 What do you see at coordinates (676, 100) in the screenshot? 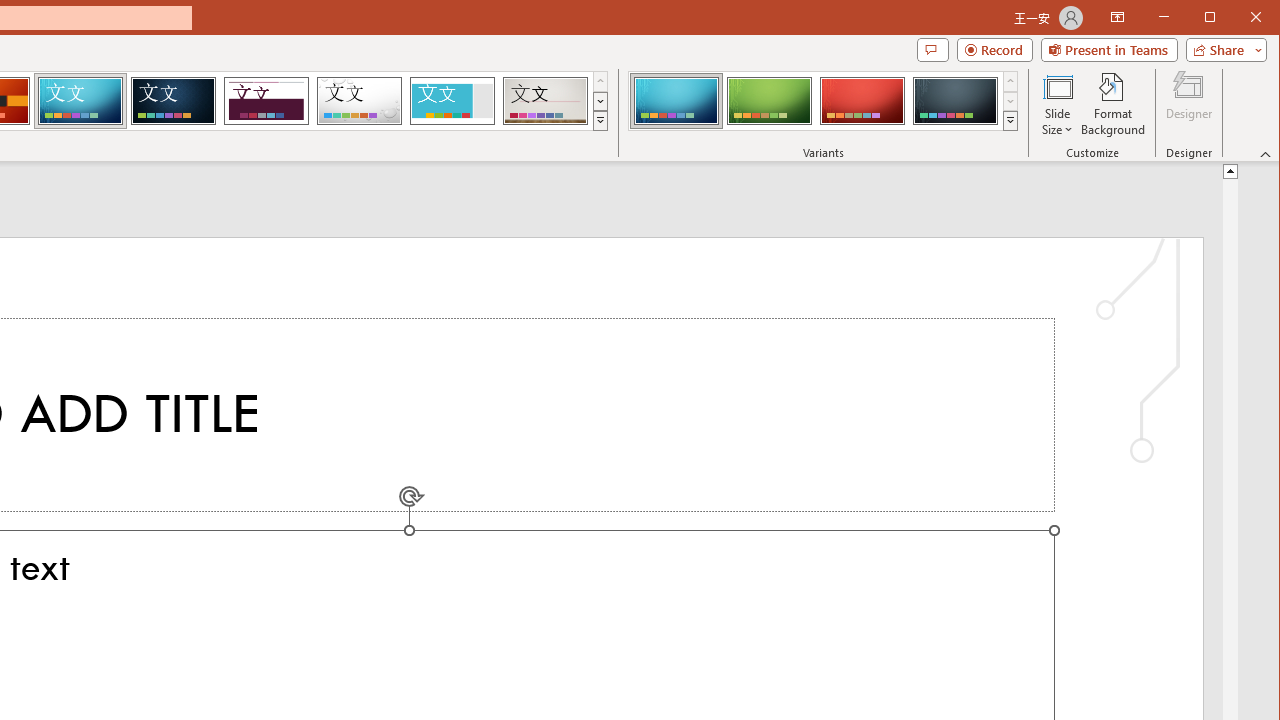
I see `'Circuit Variant 1'` at bounding box center [676, 100].